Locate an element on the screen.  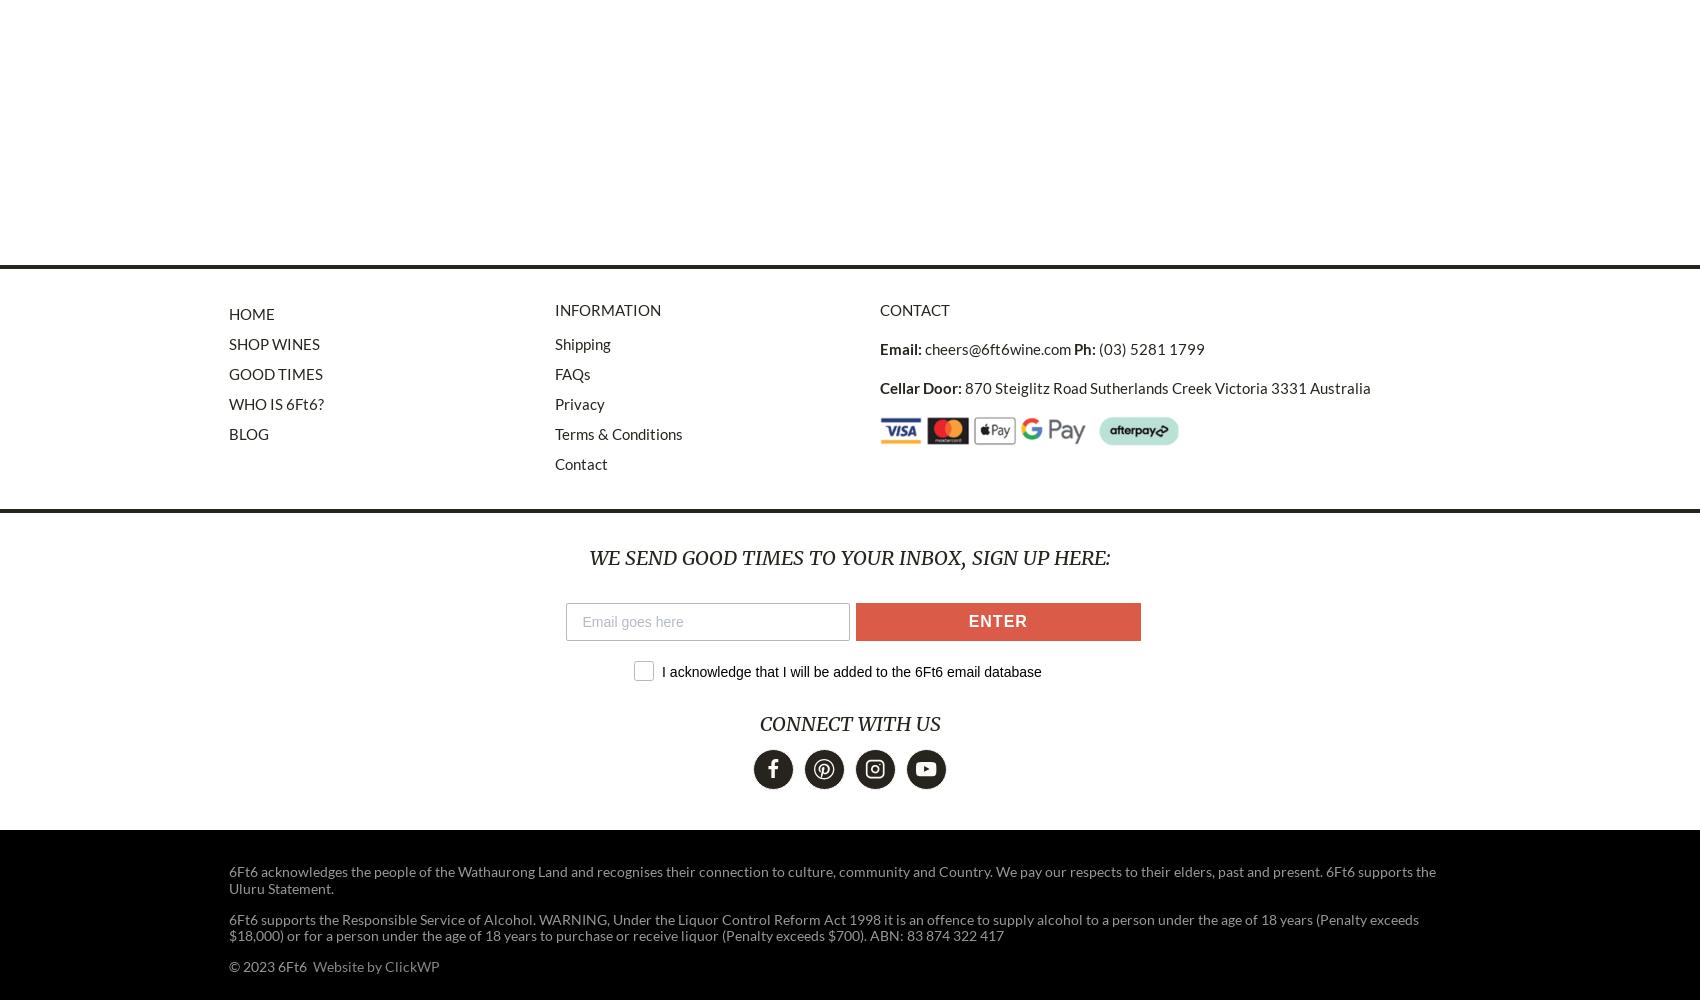
'HOME' is located at coordinates (251, 312).